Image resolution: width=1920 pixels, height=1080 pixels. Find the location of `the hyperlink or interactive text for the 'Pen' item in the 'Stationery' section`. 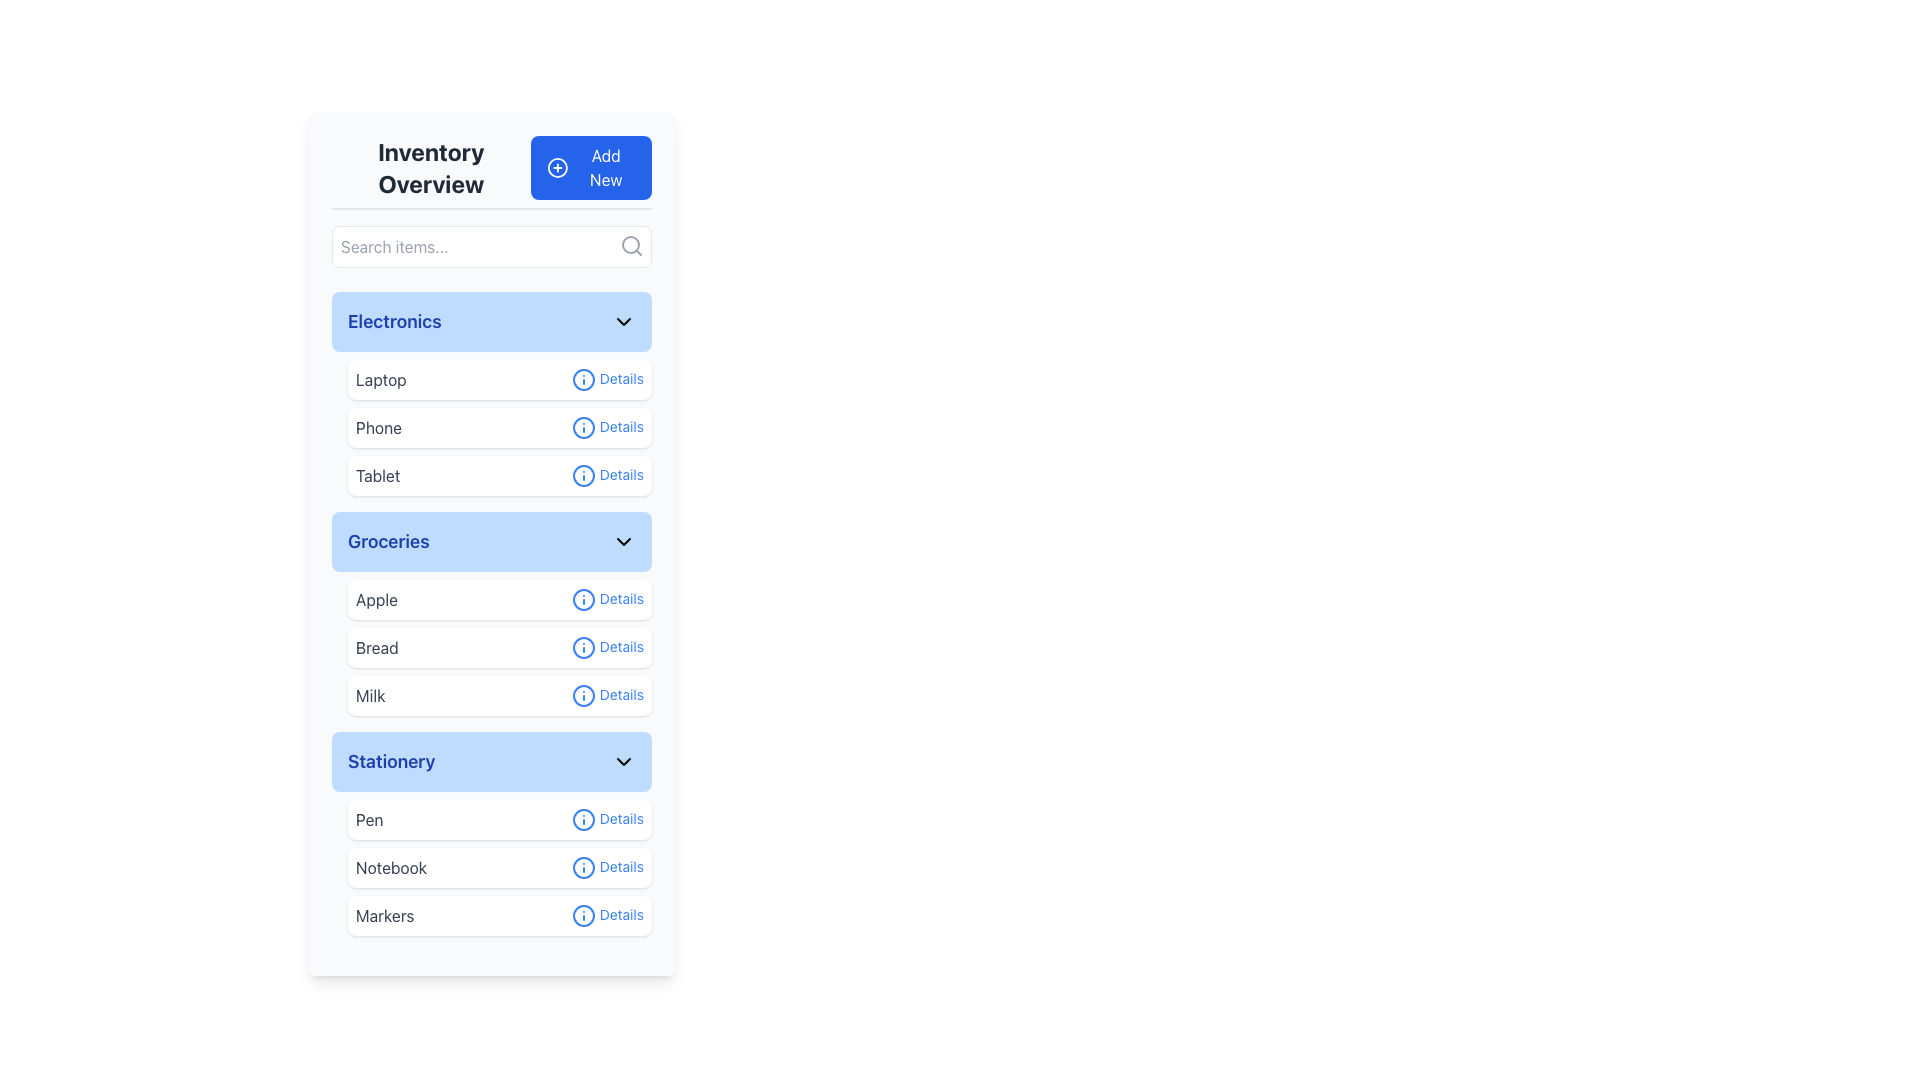

the hyperlink or interactive text for the 'Pen' item in the 'Stationery' section is located at coordinates (606, 820).